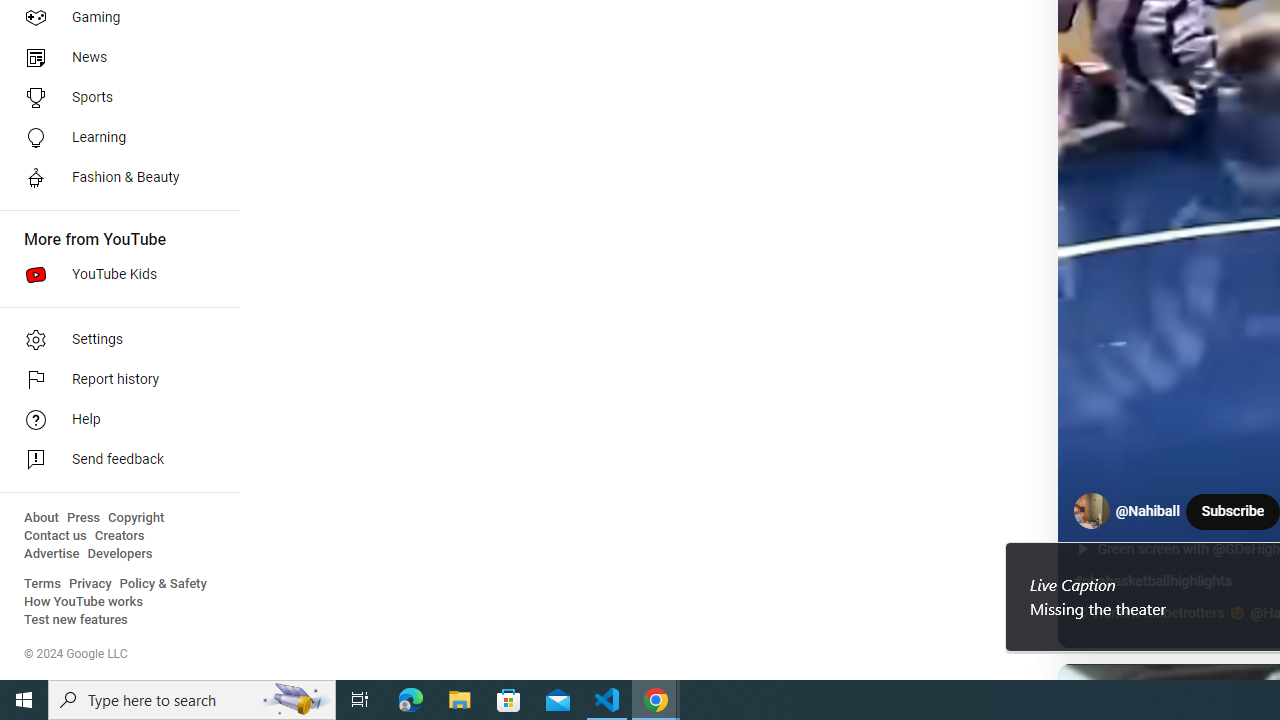 The height and width of the screenshot is (720, 1280). I want to click on 'Send feedback', so click(112, 460).